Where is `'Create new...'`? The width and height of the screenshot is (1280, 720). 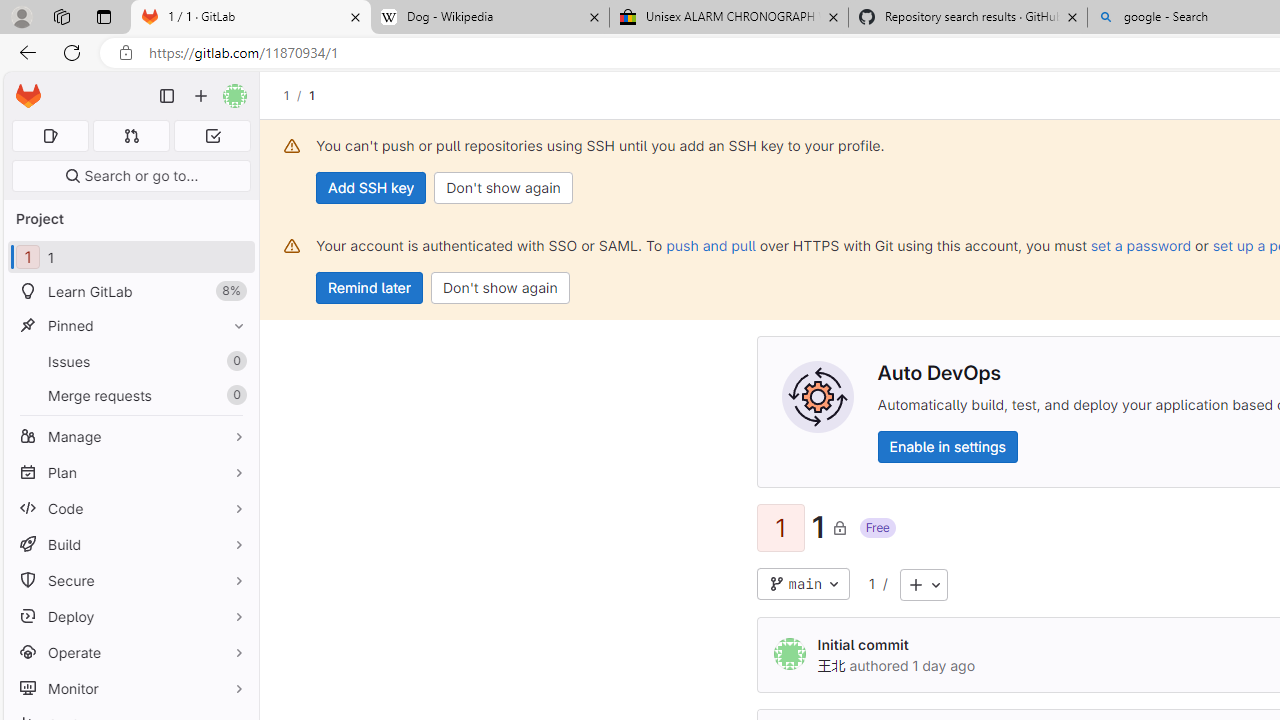 'Create new...' is located at coordinates (201, 96).